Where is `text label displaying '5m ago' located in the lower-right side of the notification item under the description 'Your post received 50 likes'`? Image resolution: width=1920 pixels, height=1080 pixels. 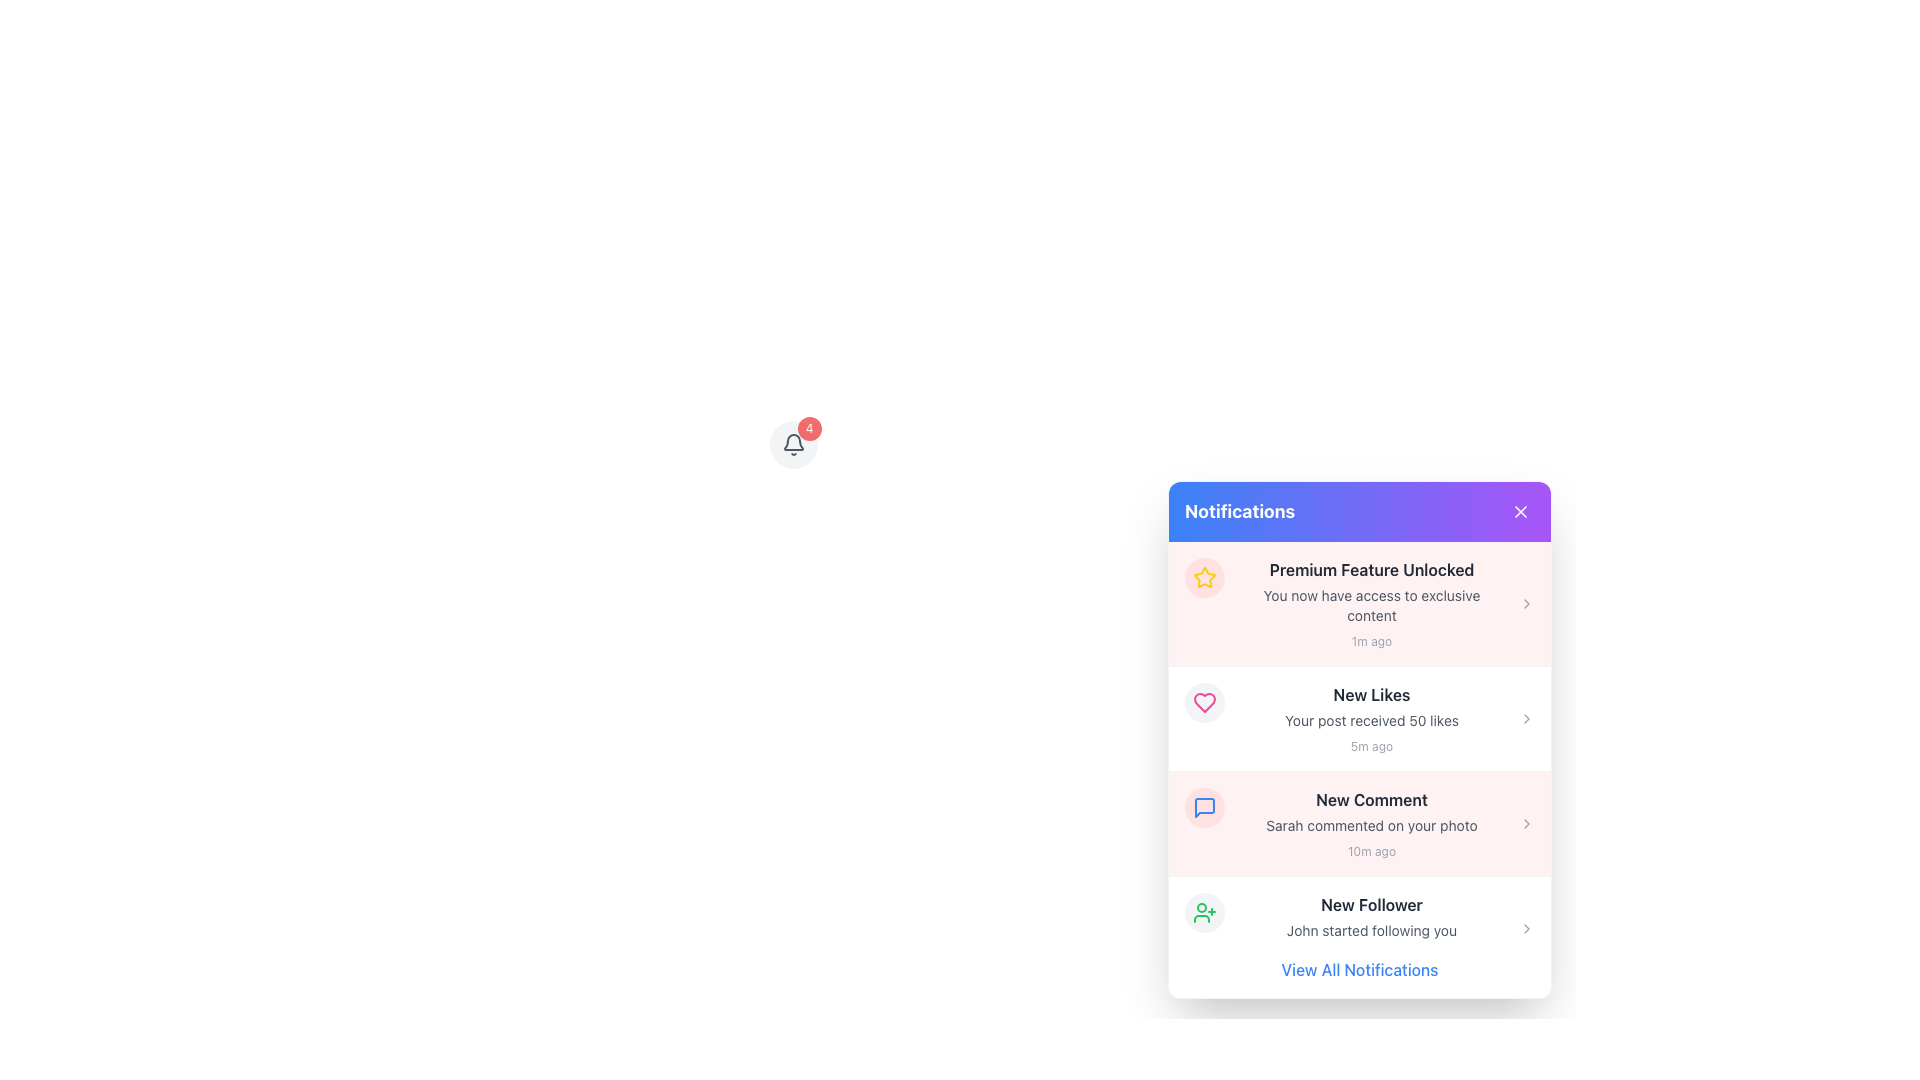
text label displaying '5m ago' located in the lower-right side of the notification item under the description 'Your post received 50 likes' is located at coordinates (1371, 747).